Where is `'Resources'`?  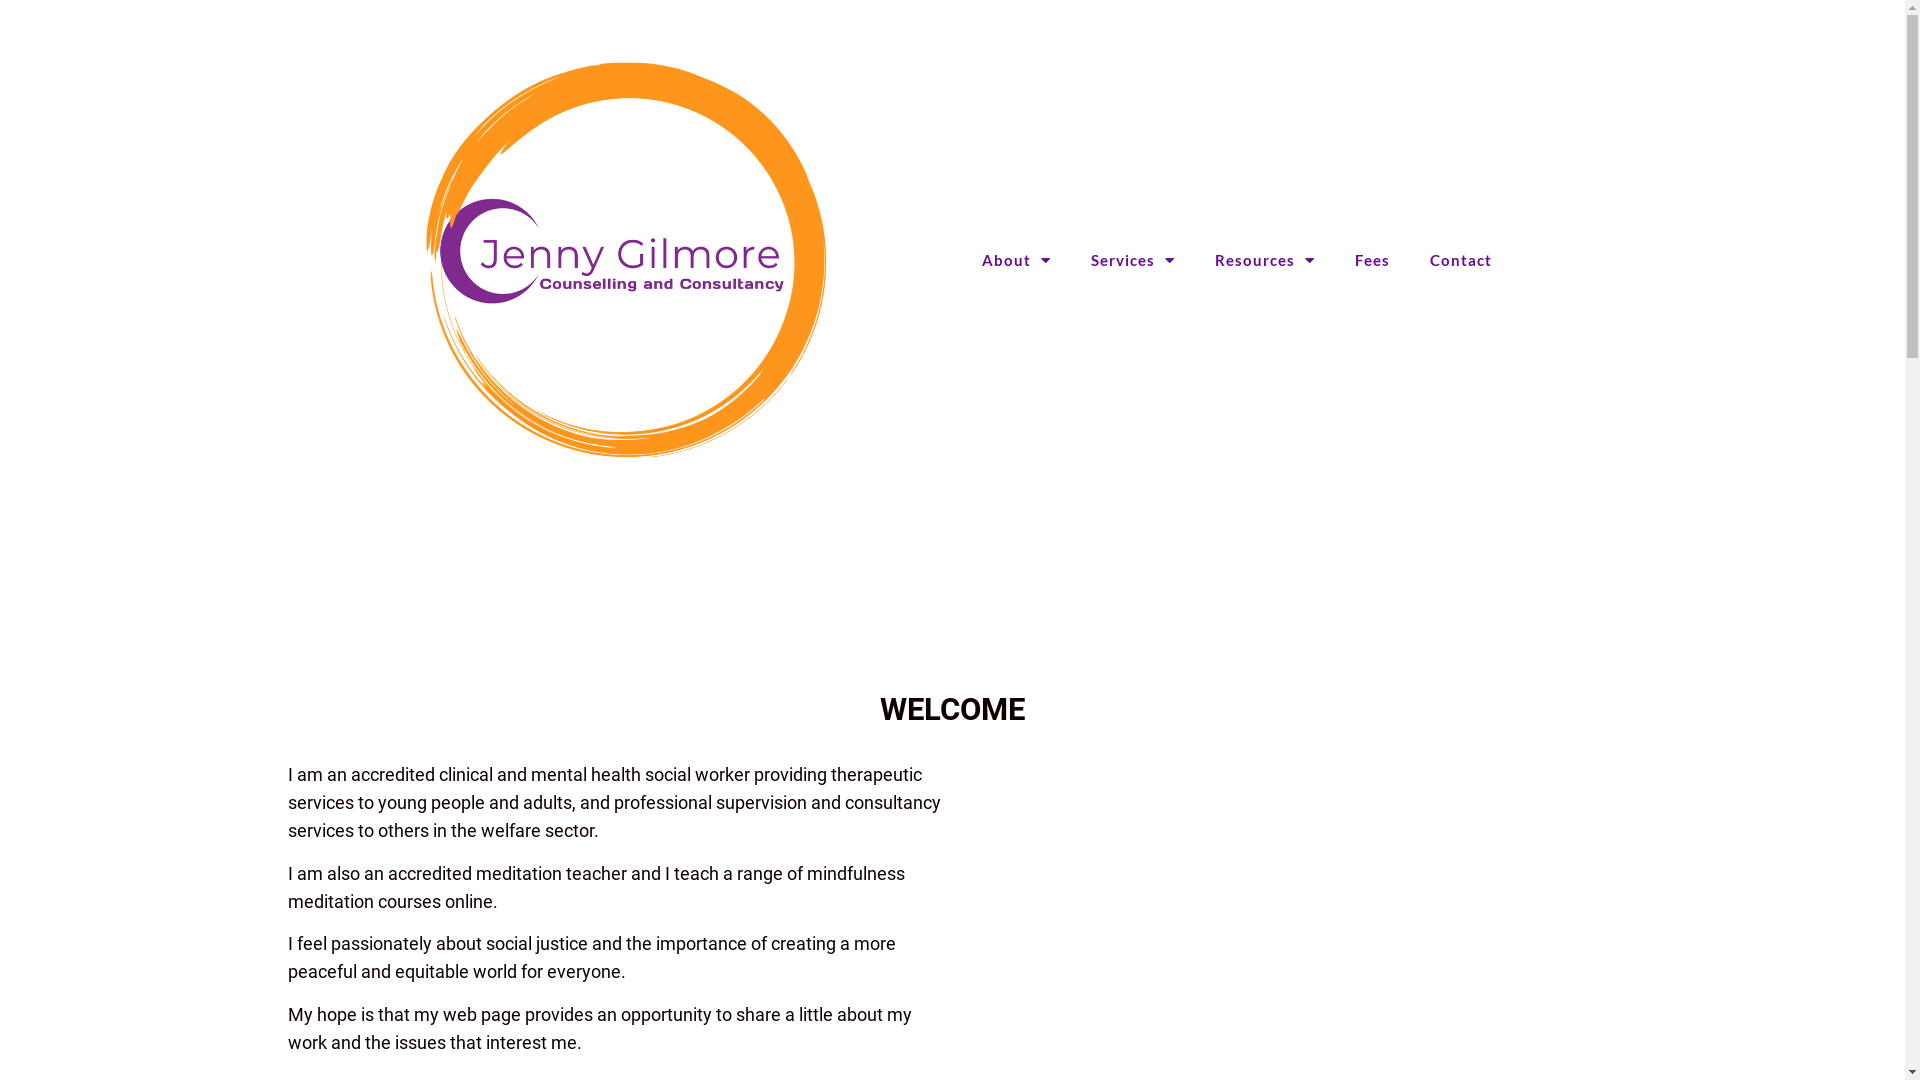 'Resources' is located at coordinates (1264, 258).